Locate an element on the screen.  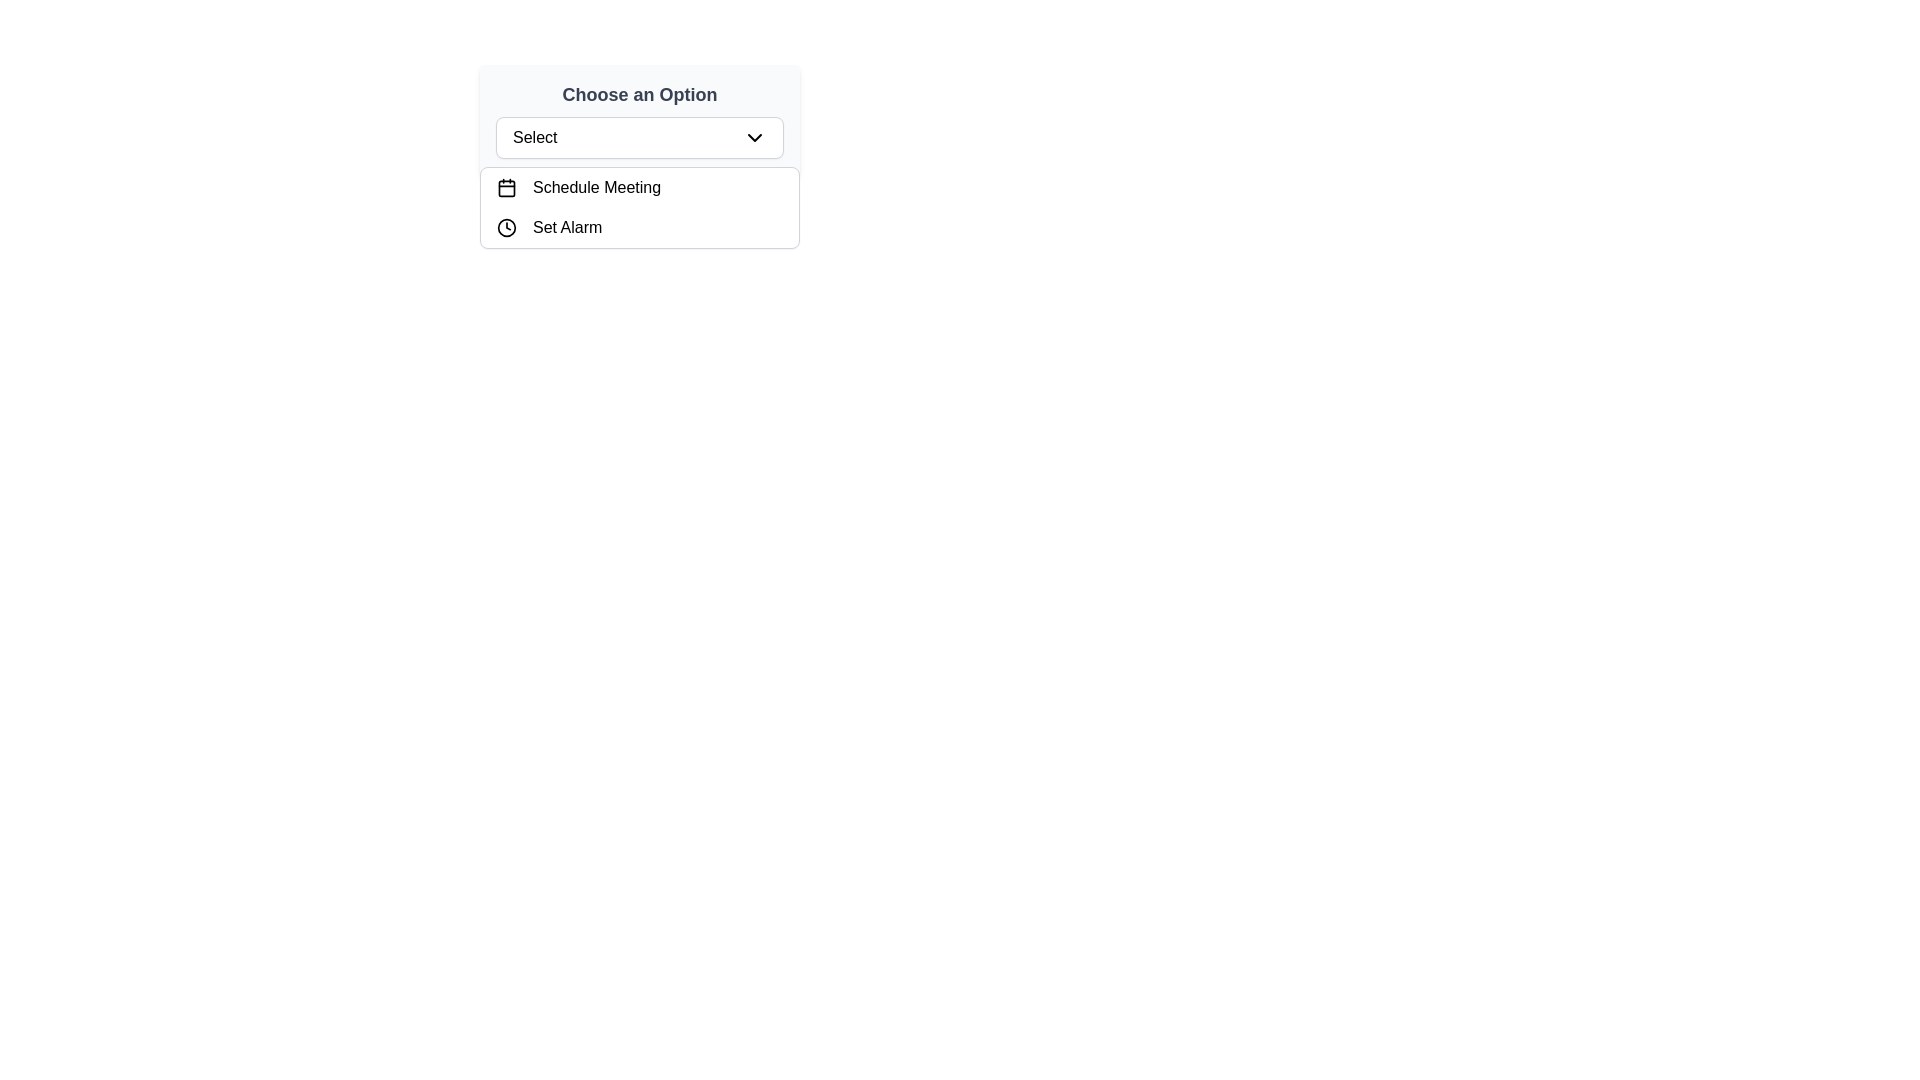
the first list item in the dropdown menu labeled 'Schedule Meeting' is located at coordinates (638, 188).